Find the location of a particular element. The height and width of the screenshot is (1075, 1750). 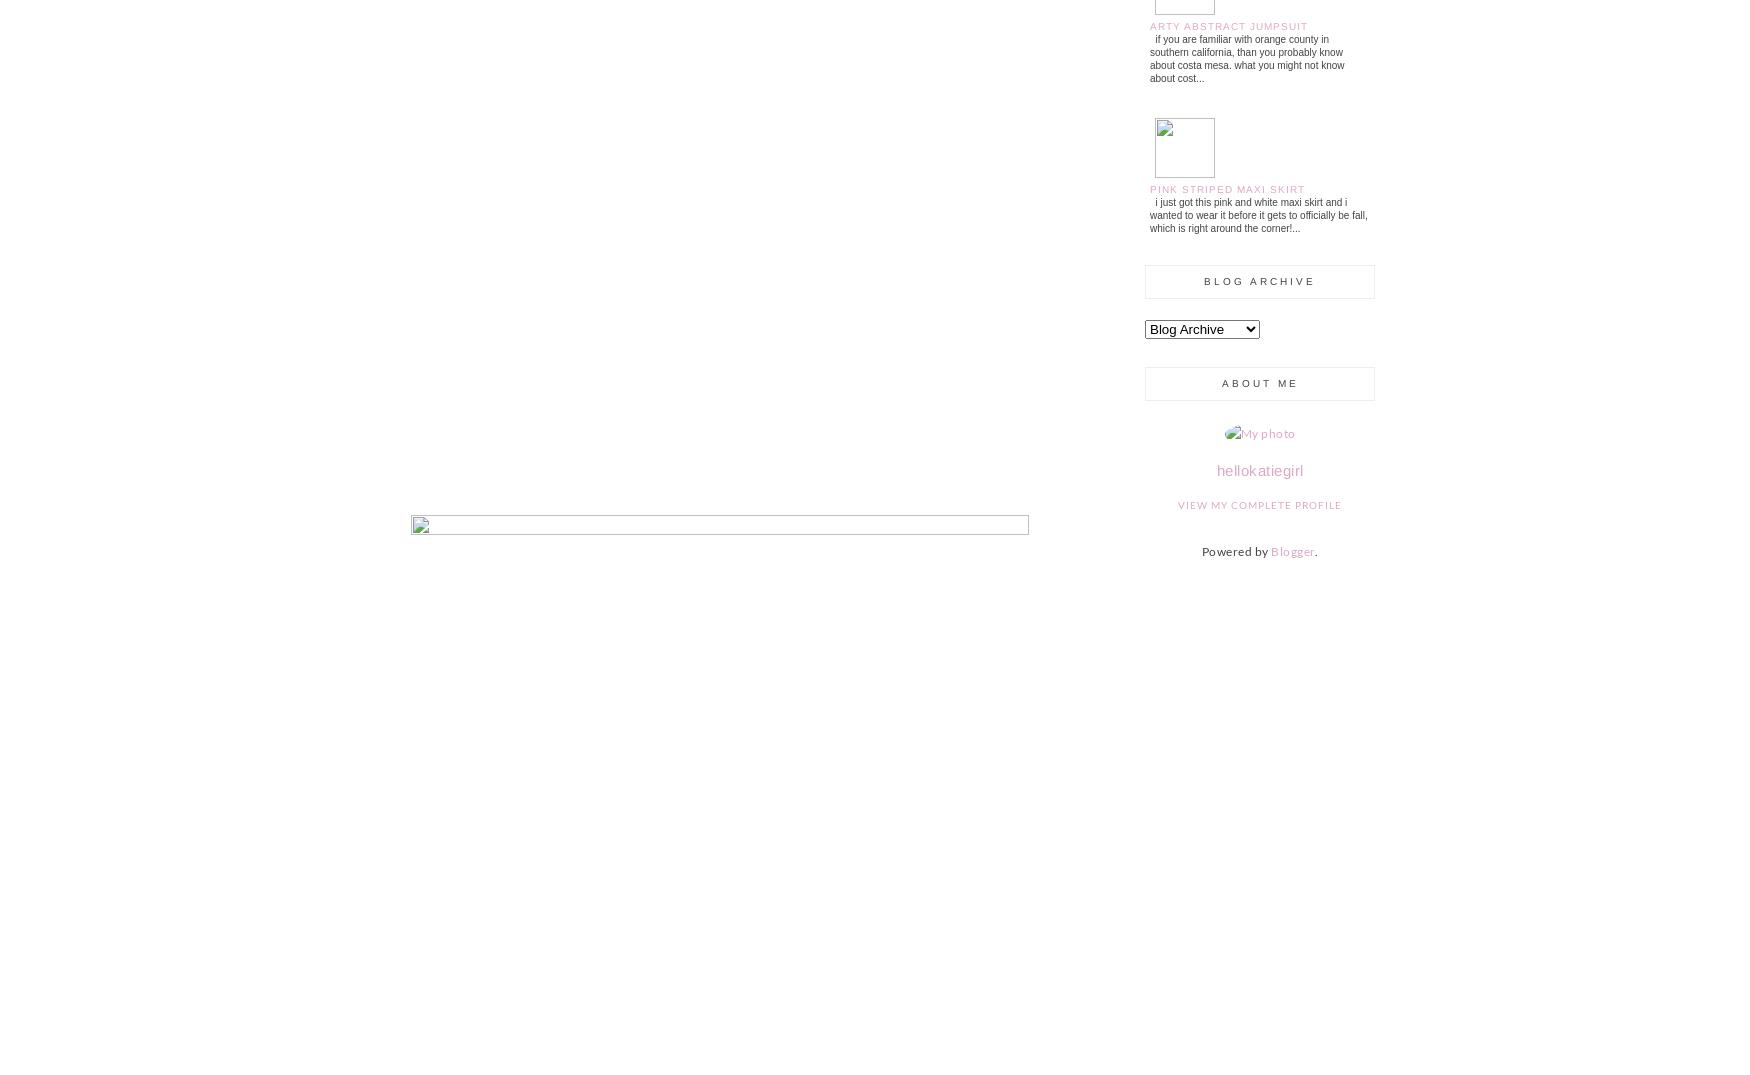

'Blogger' is located at coordinates (1291, 551).